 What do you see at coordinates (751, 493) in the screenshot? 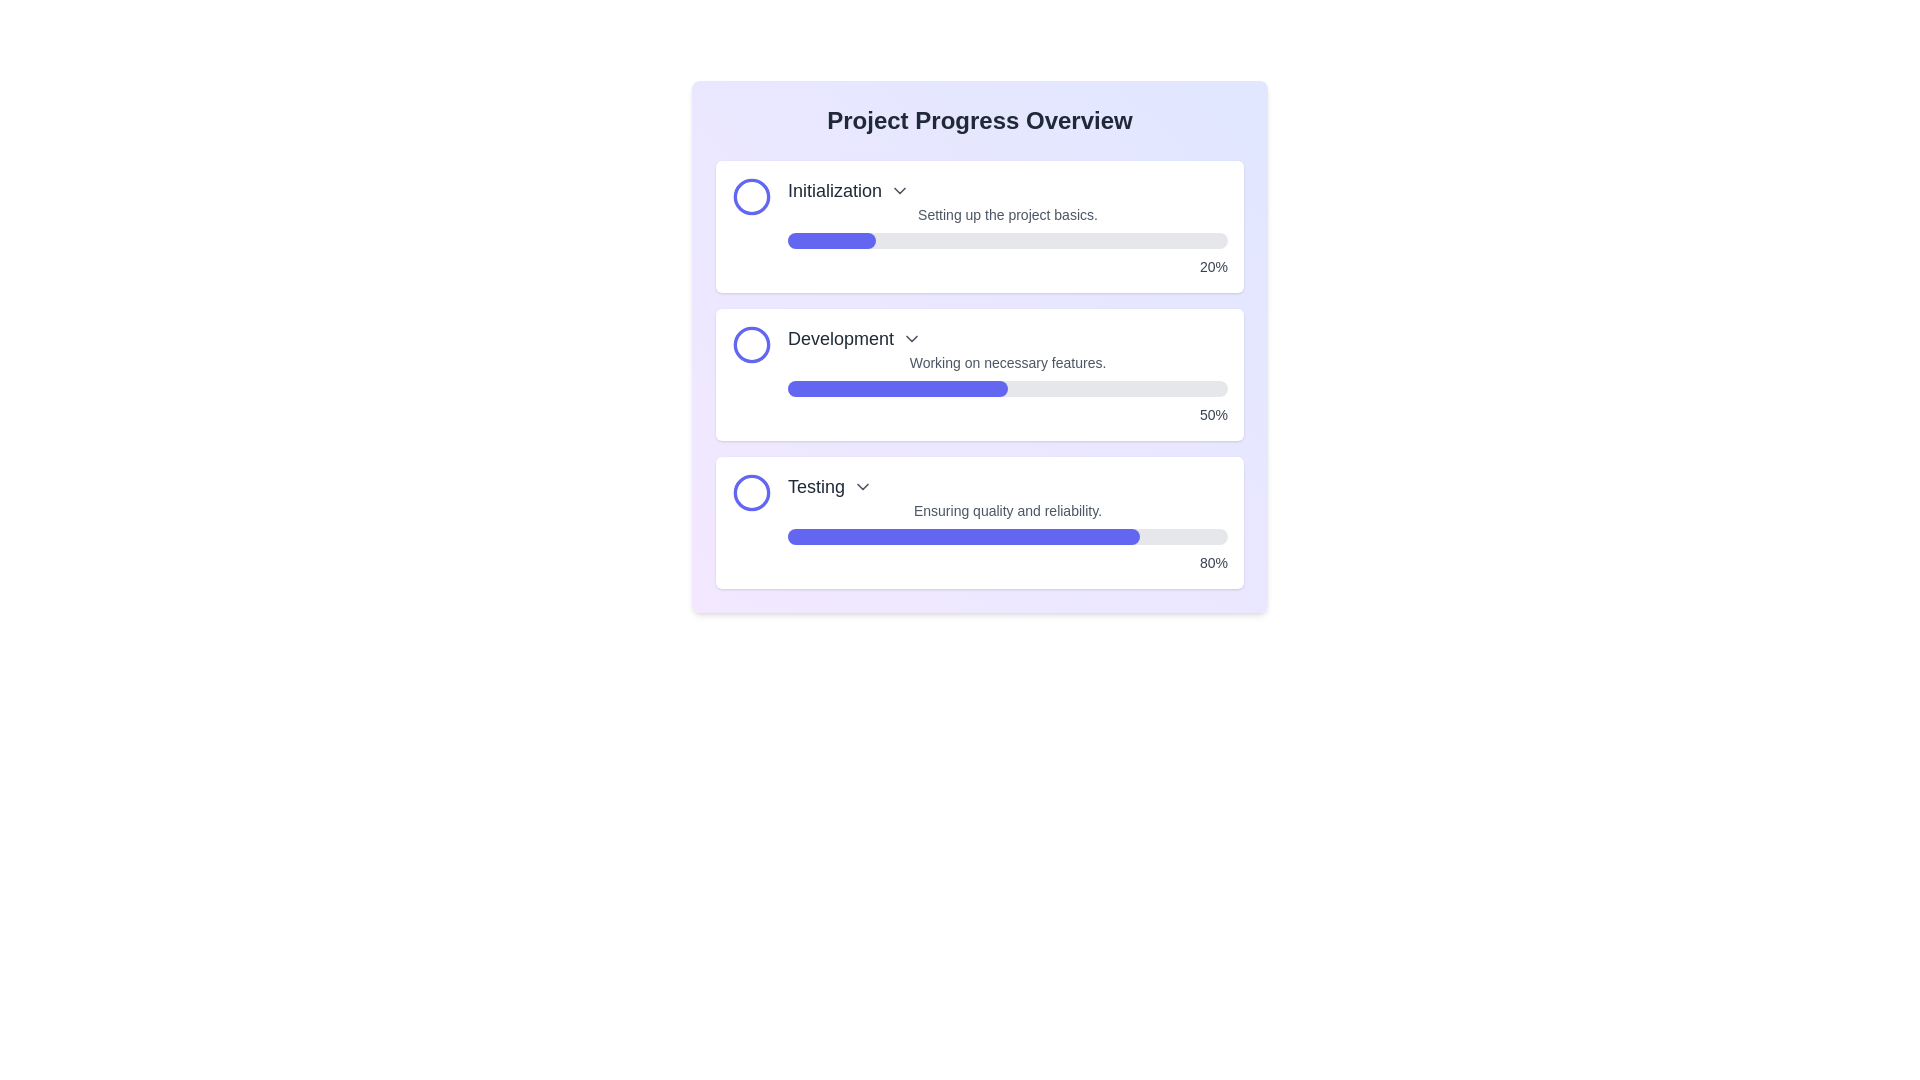
I see `the indigo circular icon located to the left of the 'Testing' text` at bounding box center [751, 493].